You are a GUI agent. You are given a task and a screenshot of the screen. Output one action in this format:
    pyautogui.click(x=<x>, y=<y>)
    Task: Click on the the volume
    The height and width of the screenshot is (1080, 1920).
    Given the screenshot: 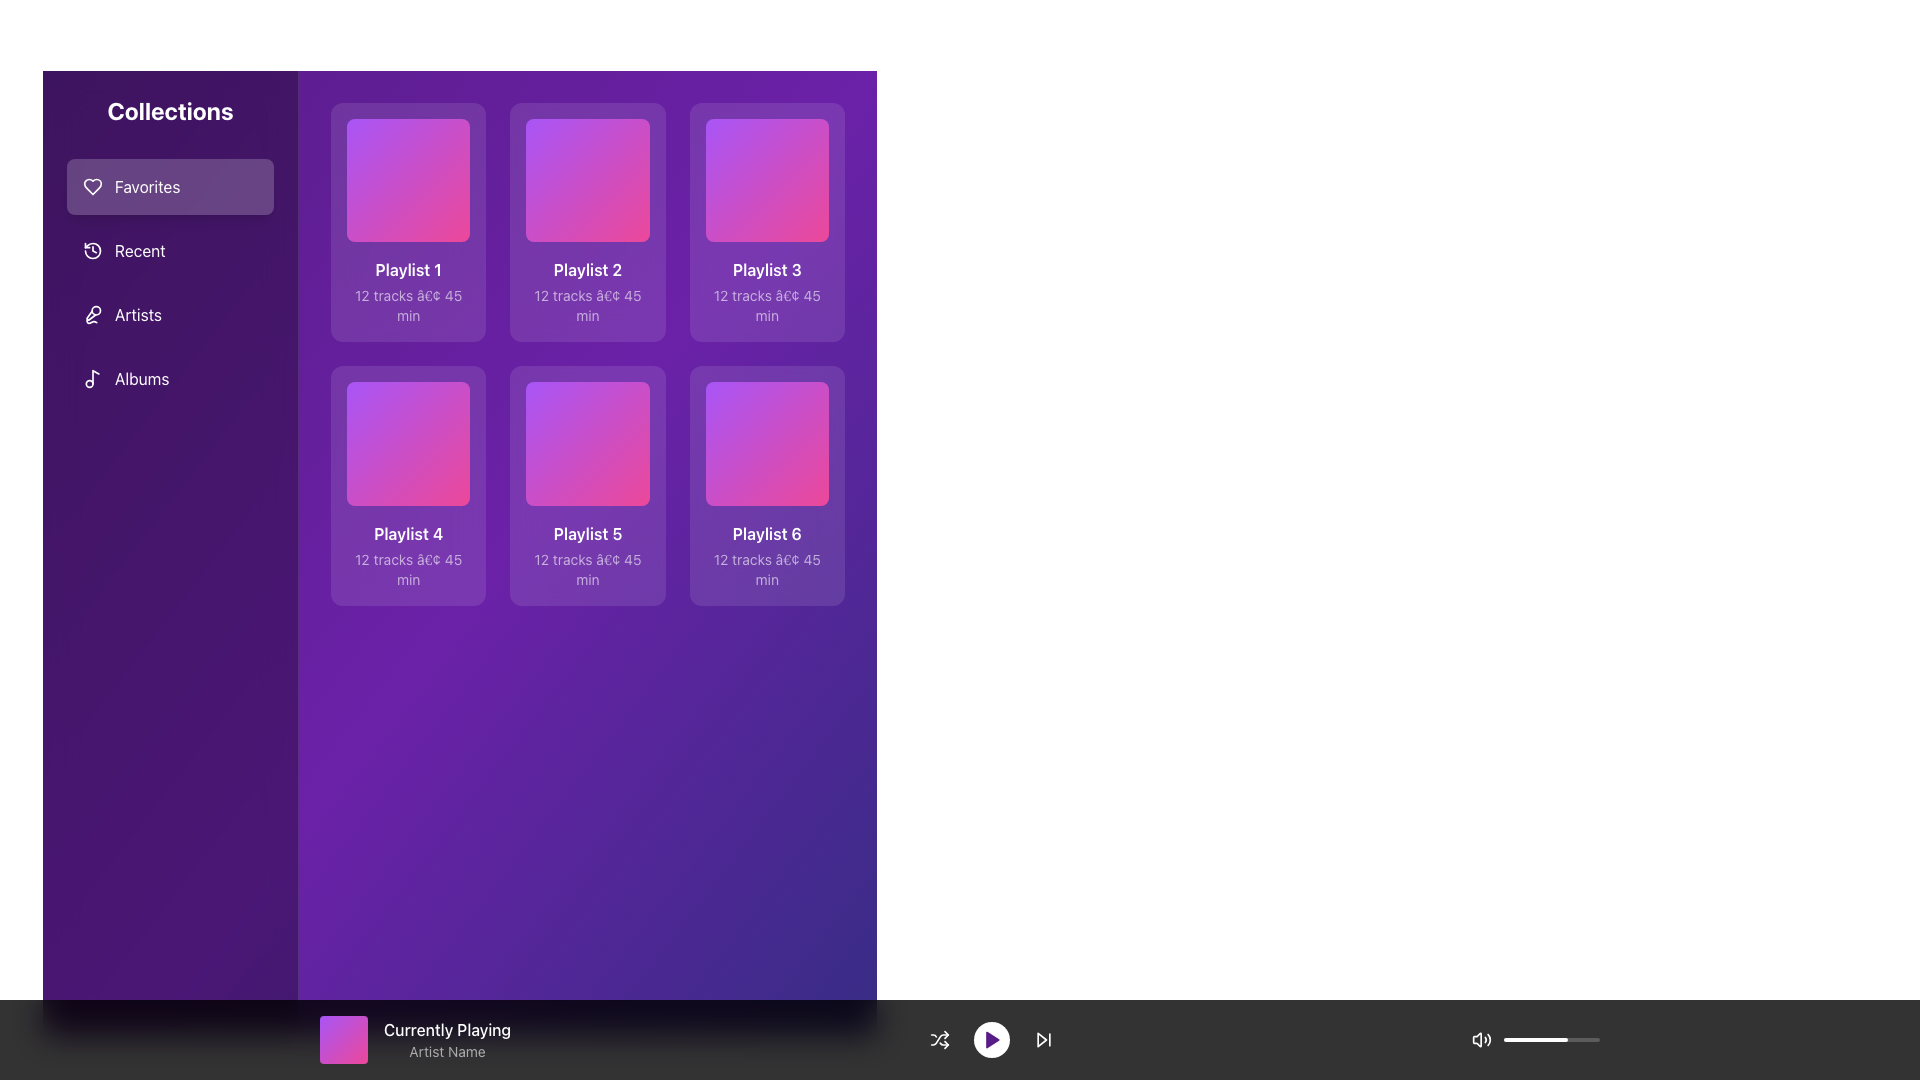 What is the action you would take?
    pyautogui.click(x=1587, y=1039)
    